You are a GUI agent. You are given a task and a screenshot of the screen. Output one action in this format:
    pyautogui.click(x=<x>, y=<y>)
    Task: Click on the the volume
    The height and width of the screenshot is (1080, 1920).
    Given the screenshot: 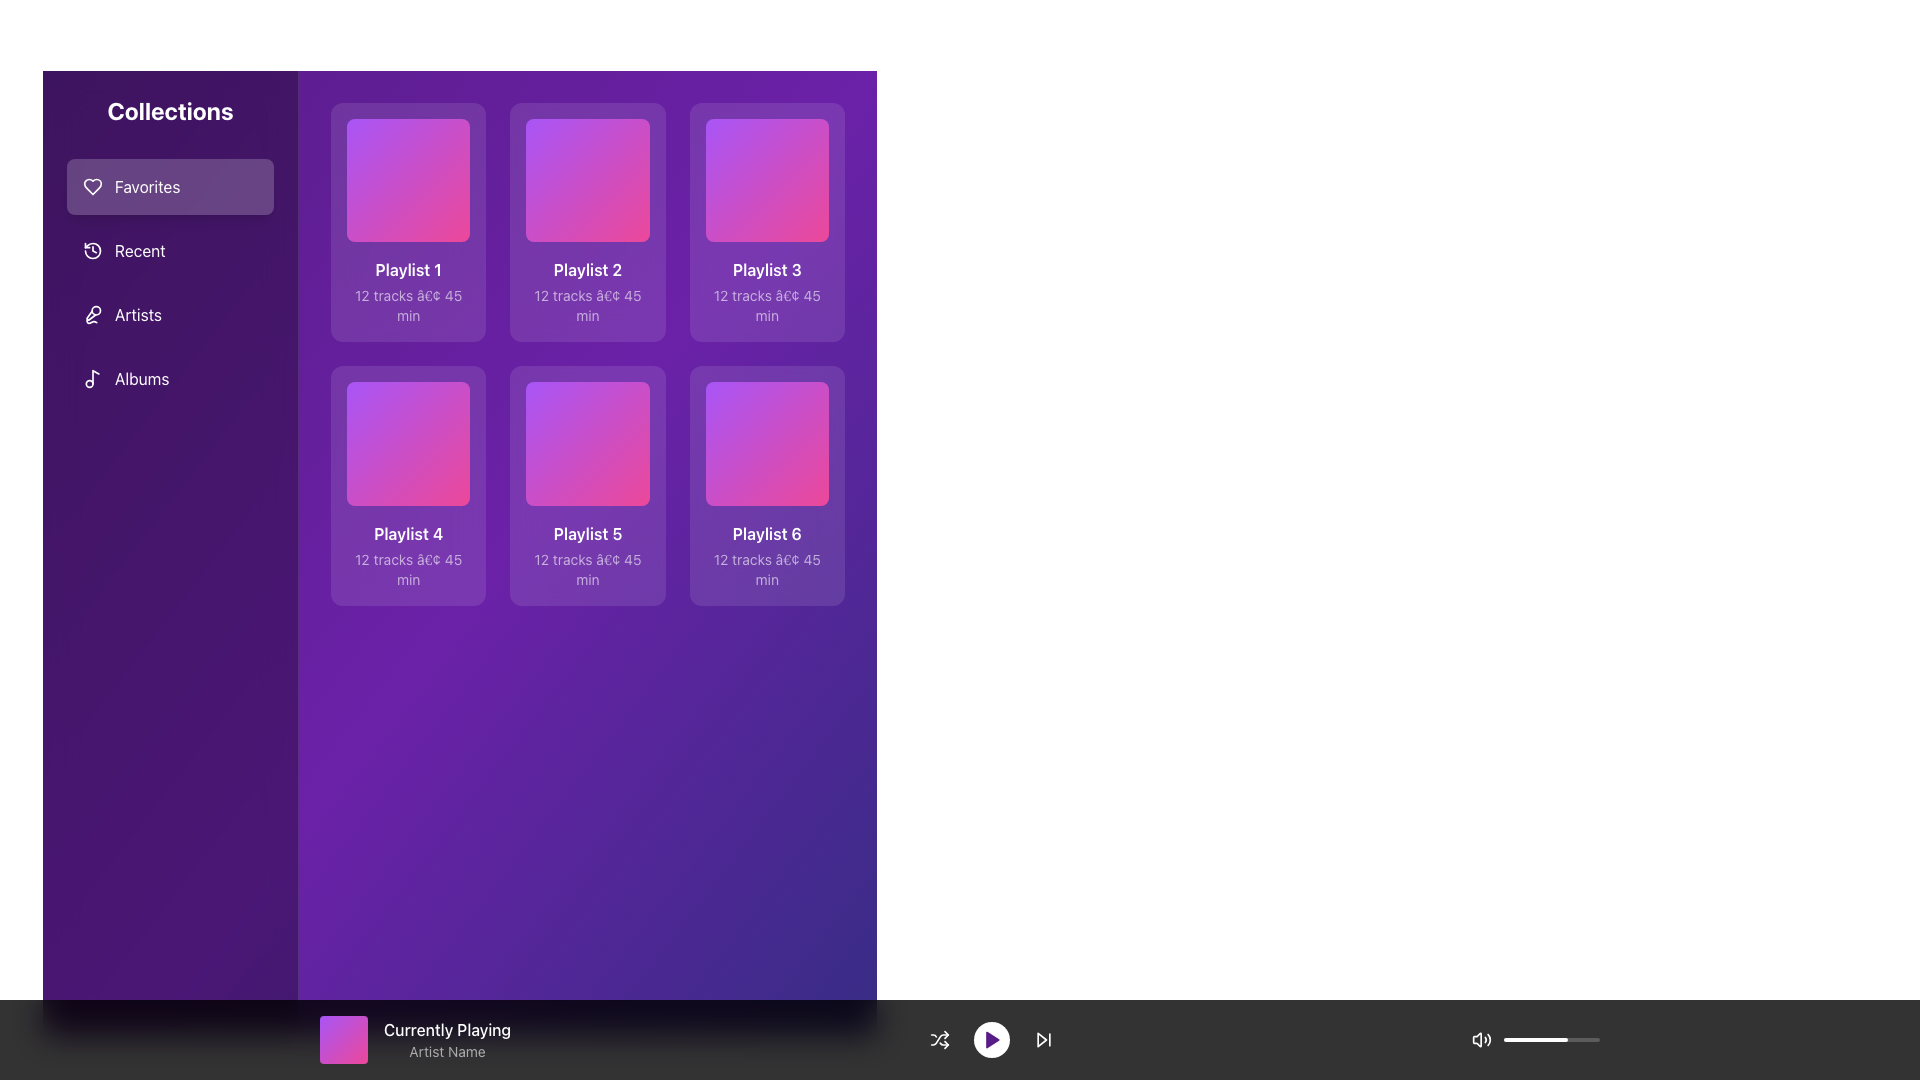 What is the action you would take?
    pyautogui.click(x=1587, y=1039)
    